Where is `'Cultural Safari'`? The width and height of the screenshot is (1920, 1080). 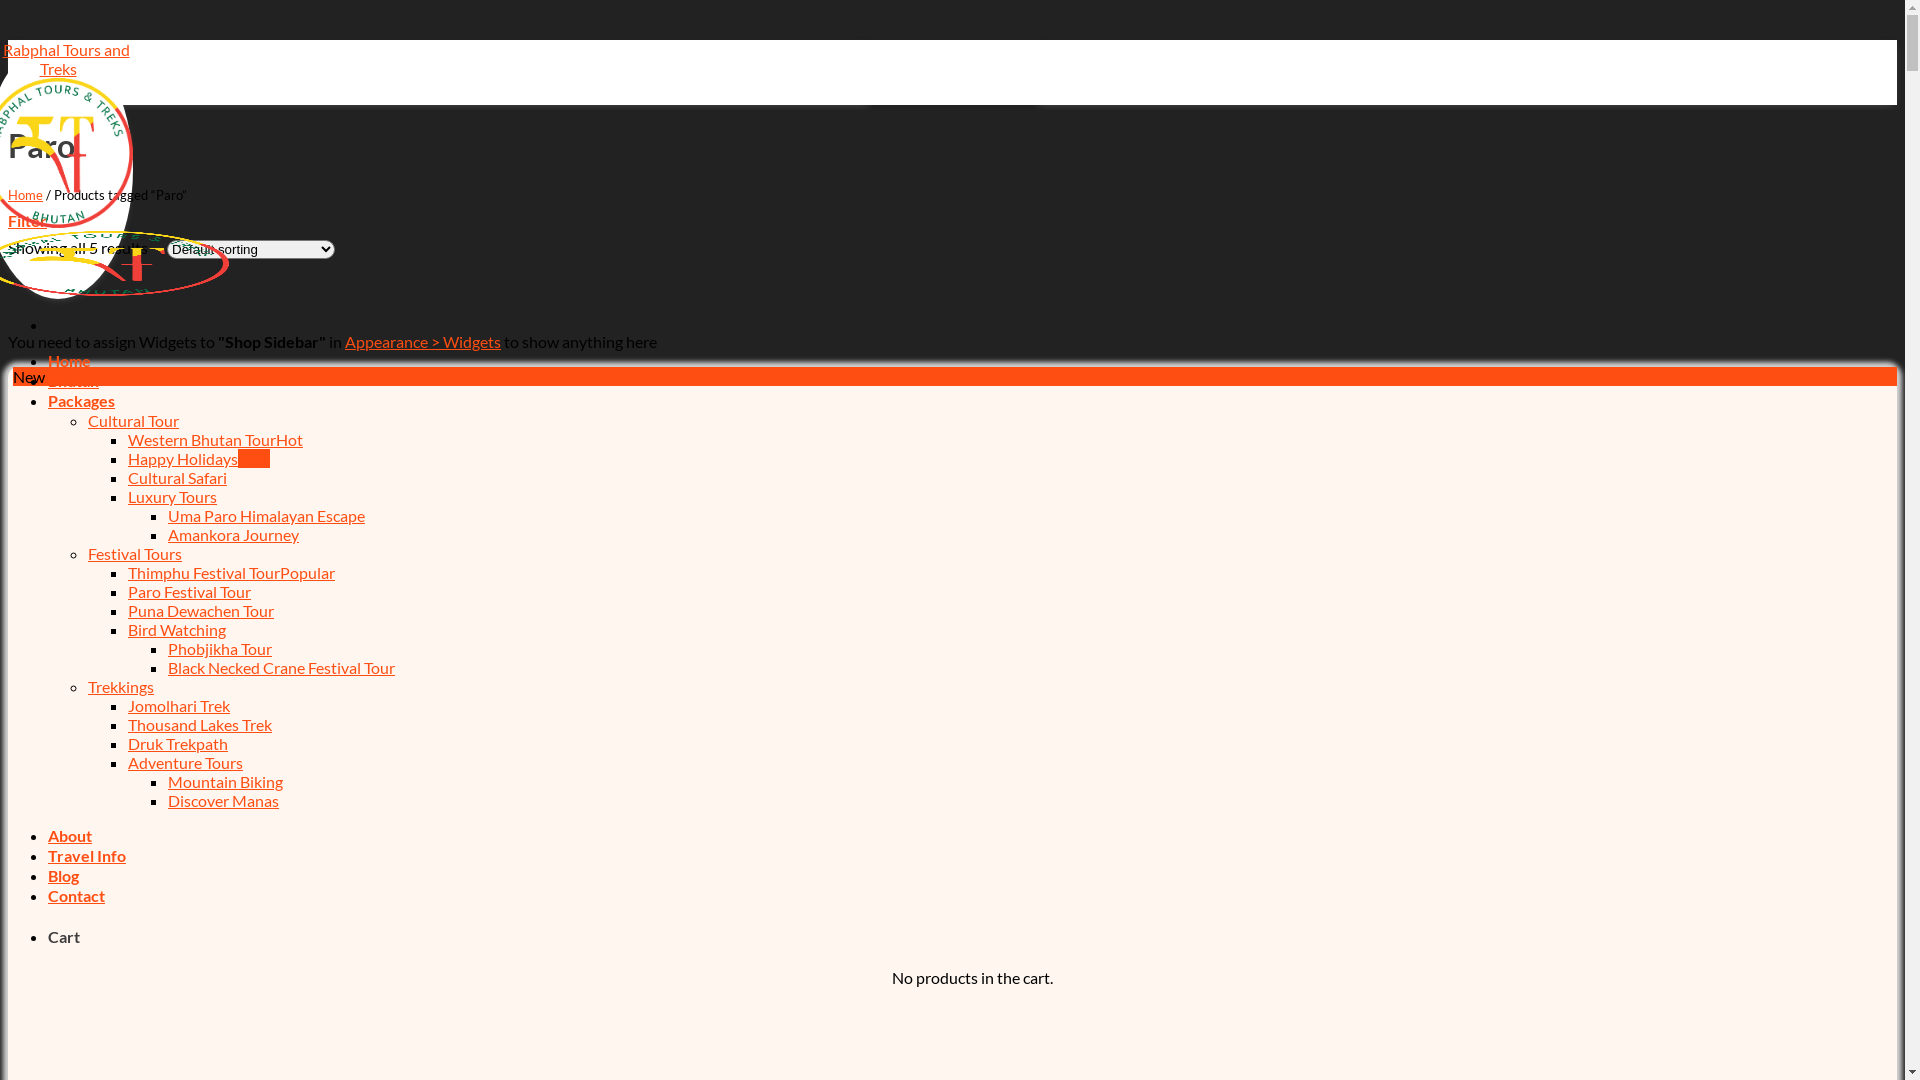
'Cultural Safari' is located at coordinates (177, 477).